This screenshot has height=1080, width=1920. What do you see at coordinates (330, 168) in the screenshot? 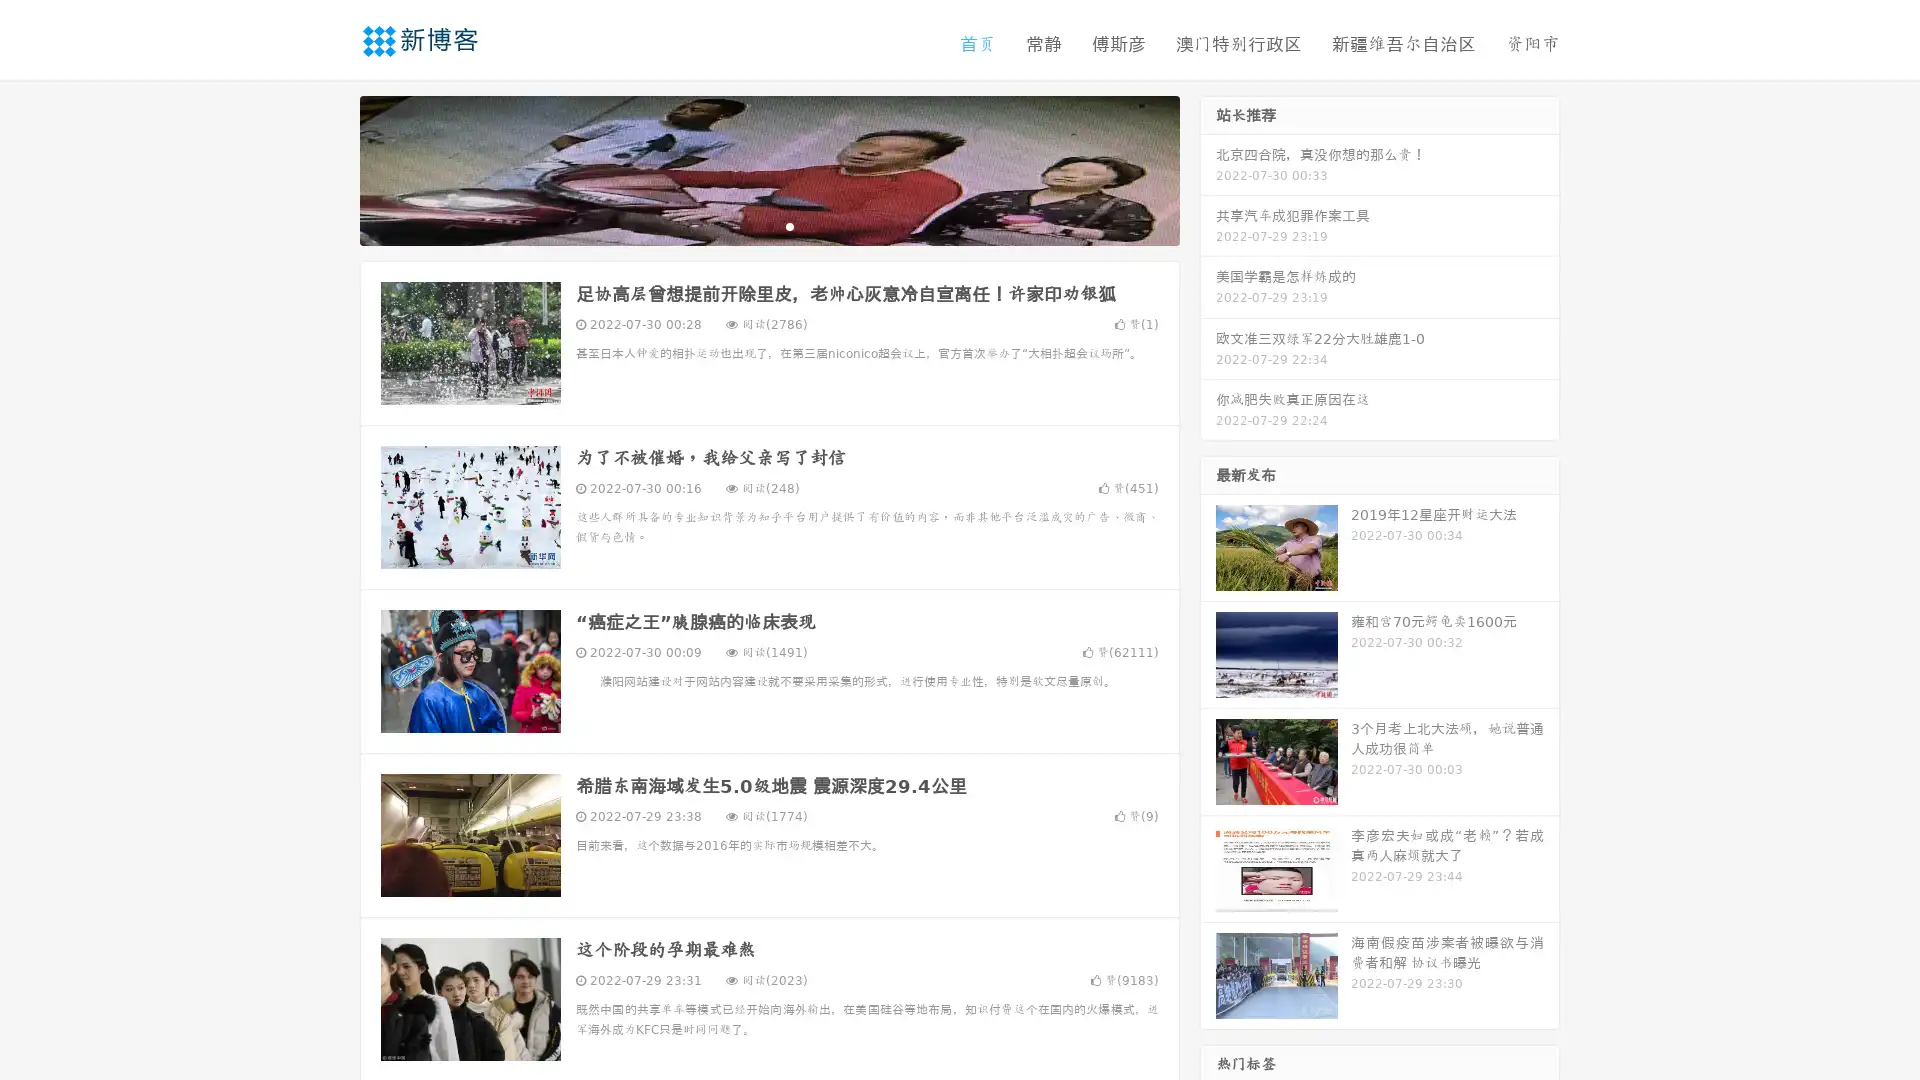
I see `Previous slide` at bounding box center [330, 168].